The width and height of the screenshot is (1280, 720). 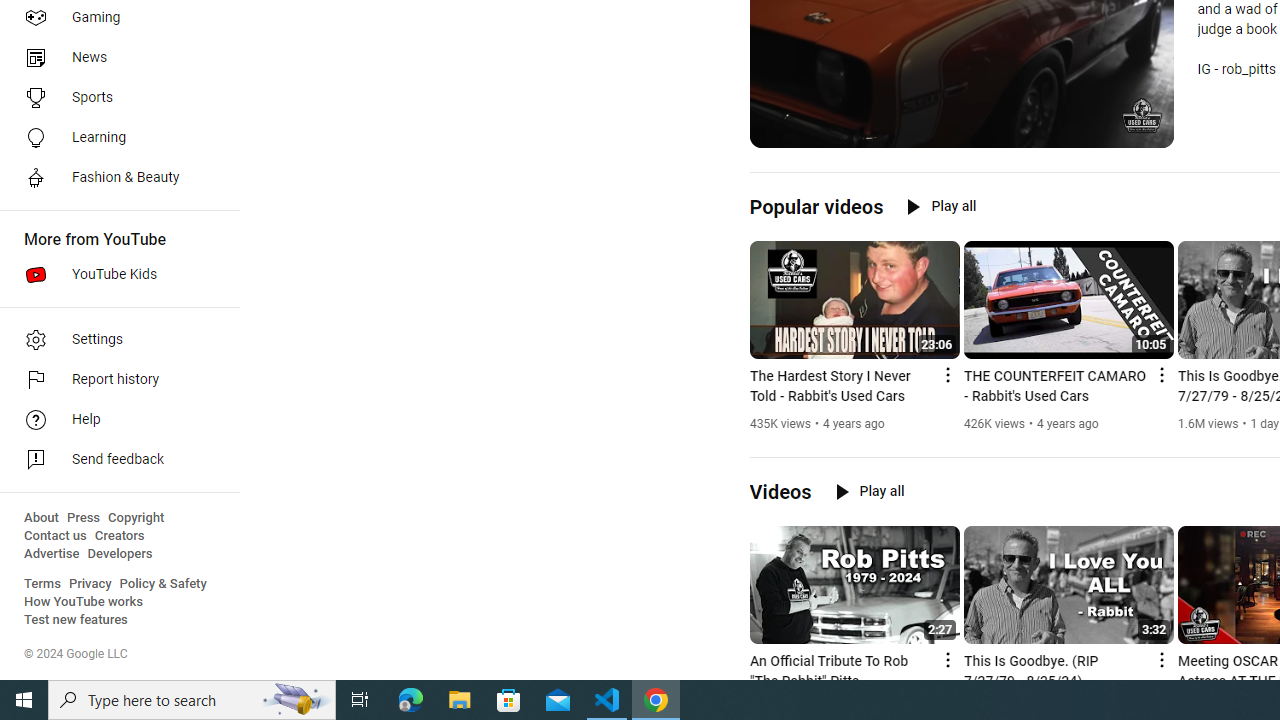 What do you see at coordinates (816, 206) in the screenshot?
I see `'Popular videos'` at bounding box center [816, 206].